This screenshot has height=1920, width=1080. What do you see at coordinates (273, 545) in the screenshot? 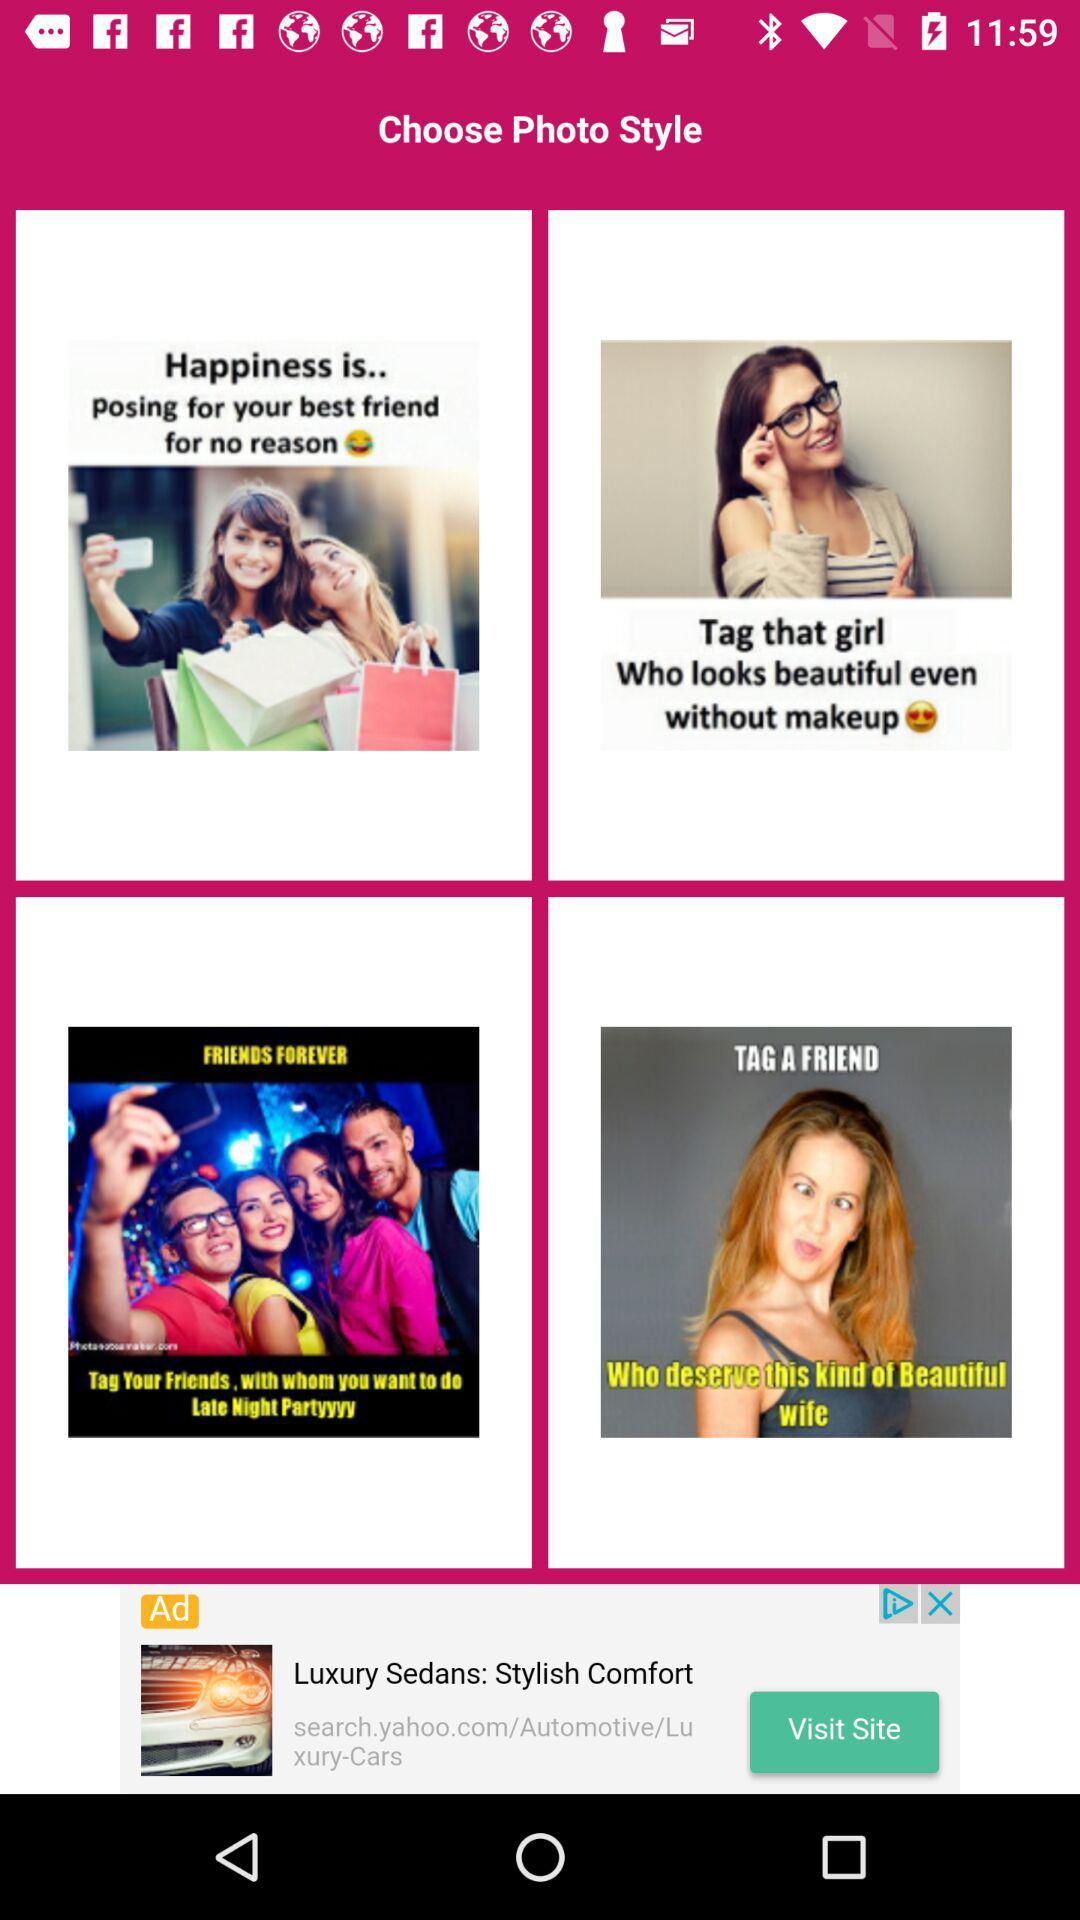
I see `photo style 1` at bounding box center [273, 545].